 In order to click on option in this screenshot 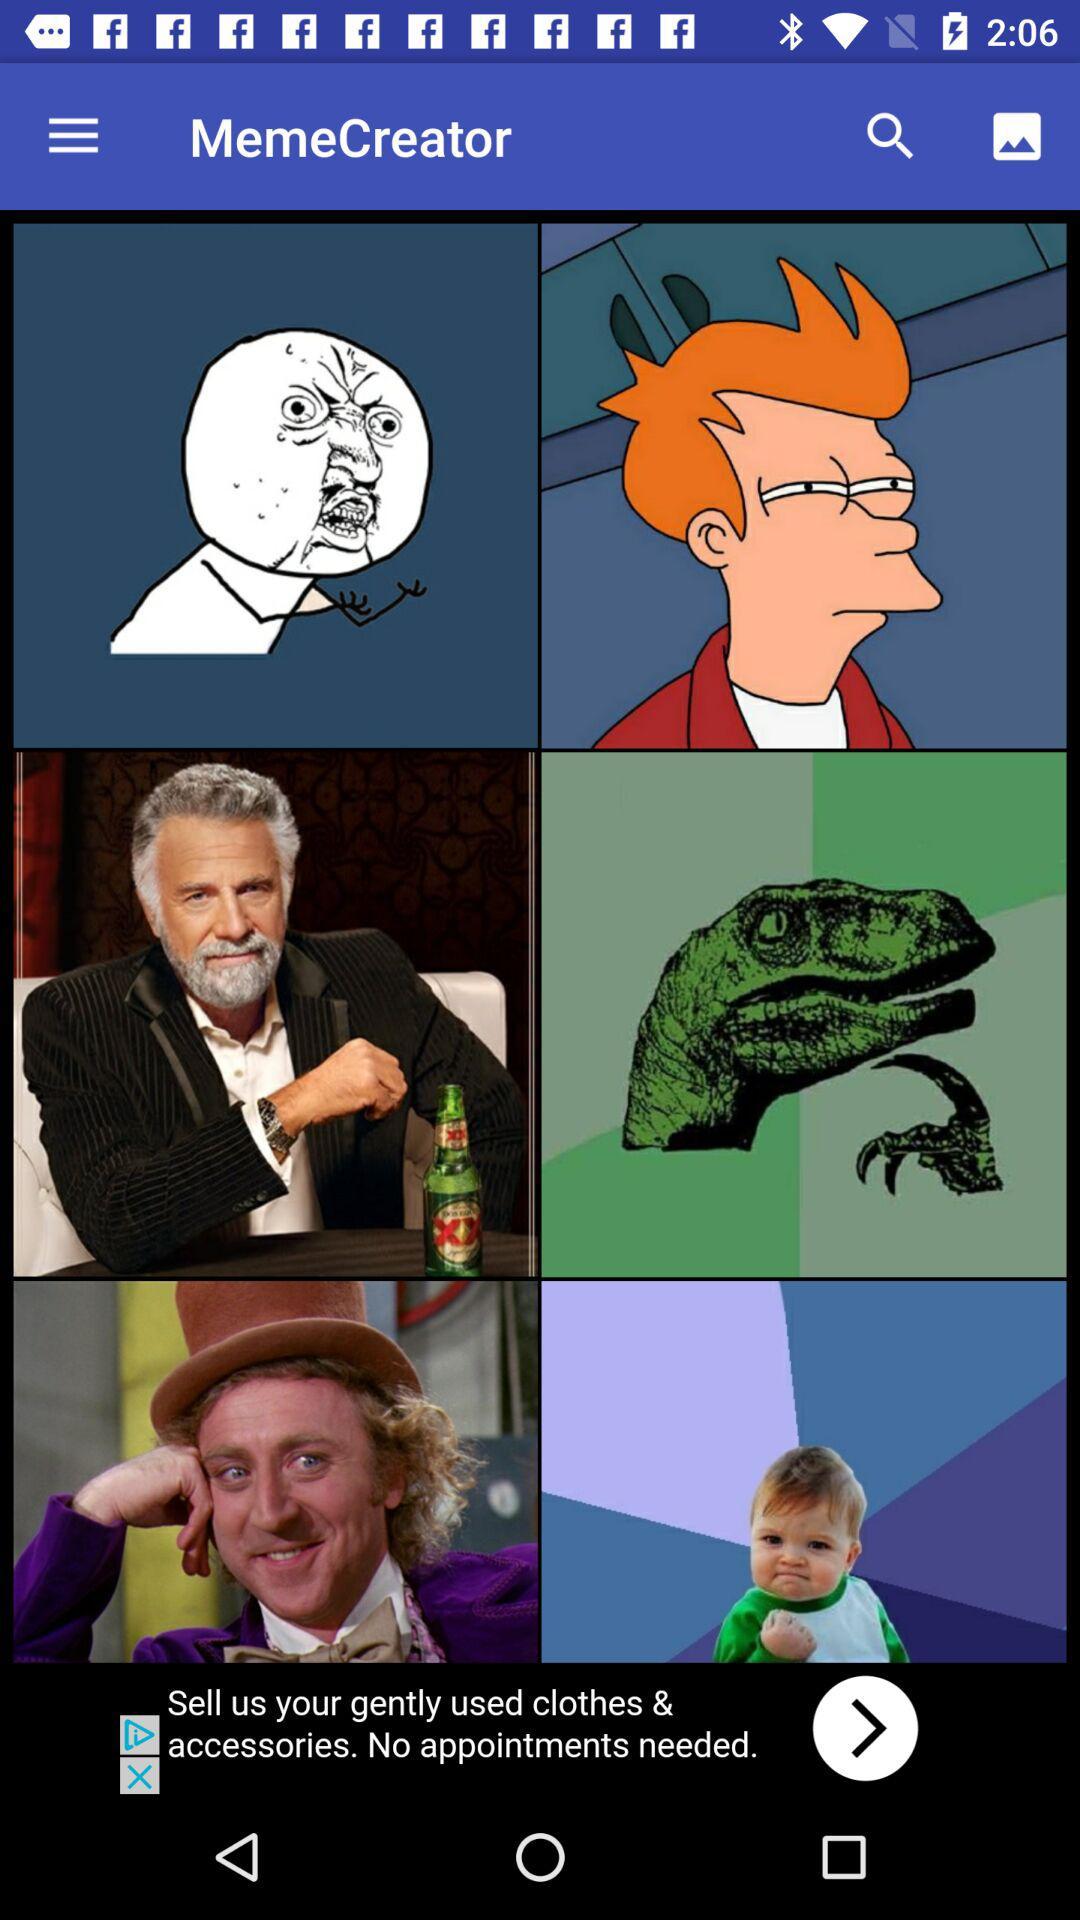, I will do `click(802, 1471)`.